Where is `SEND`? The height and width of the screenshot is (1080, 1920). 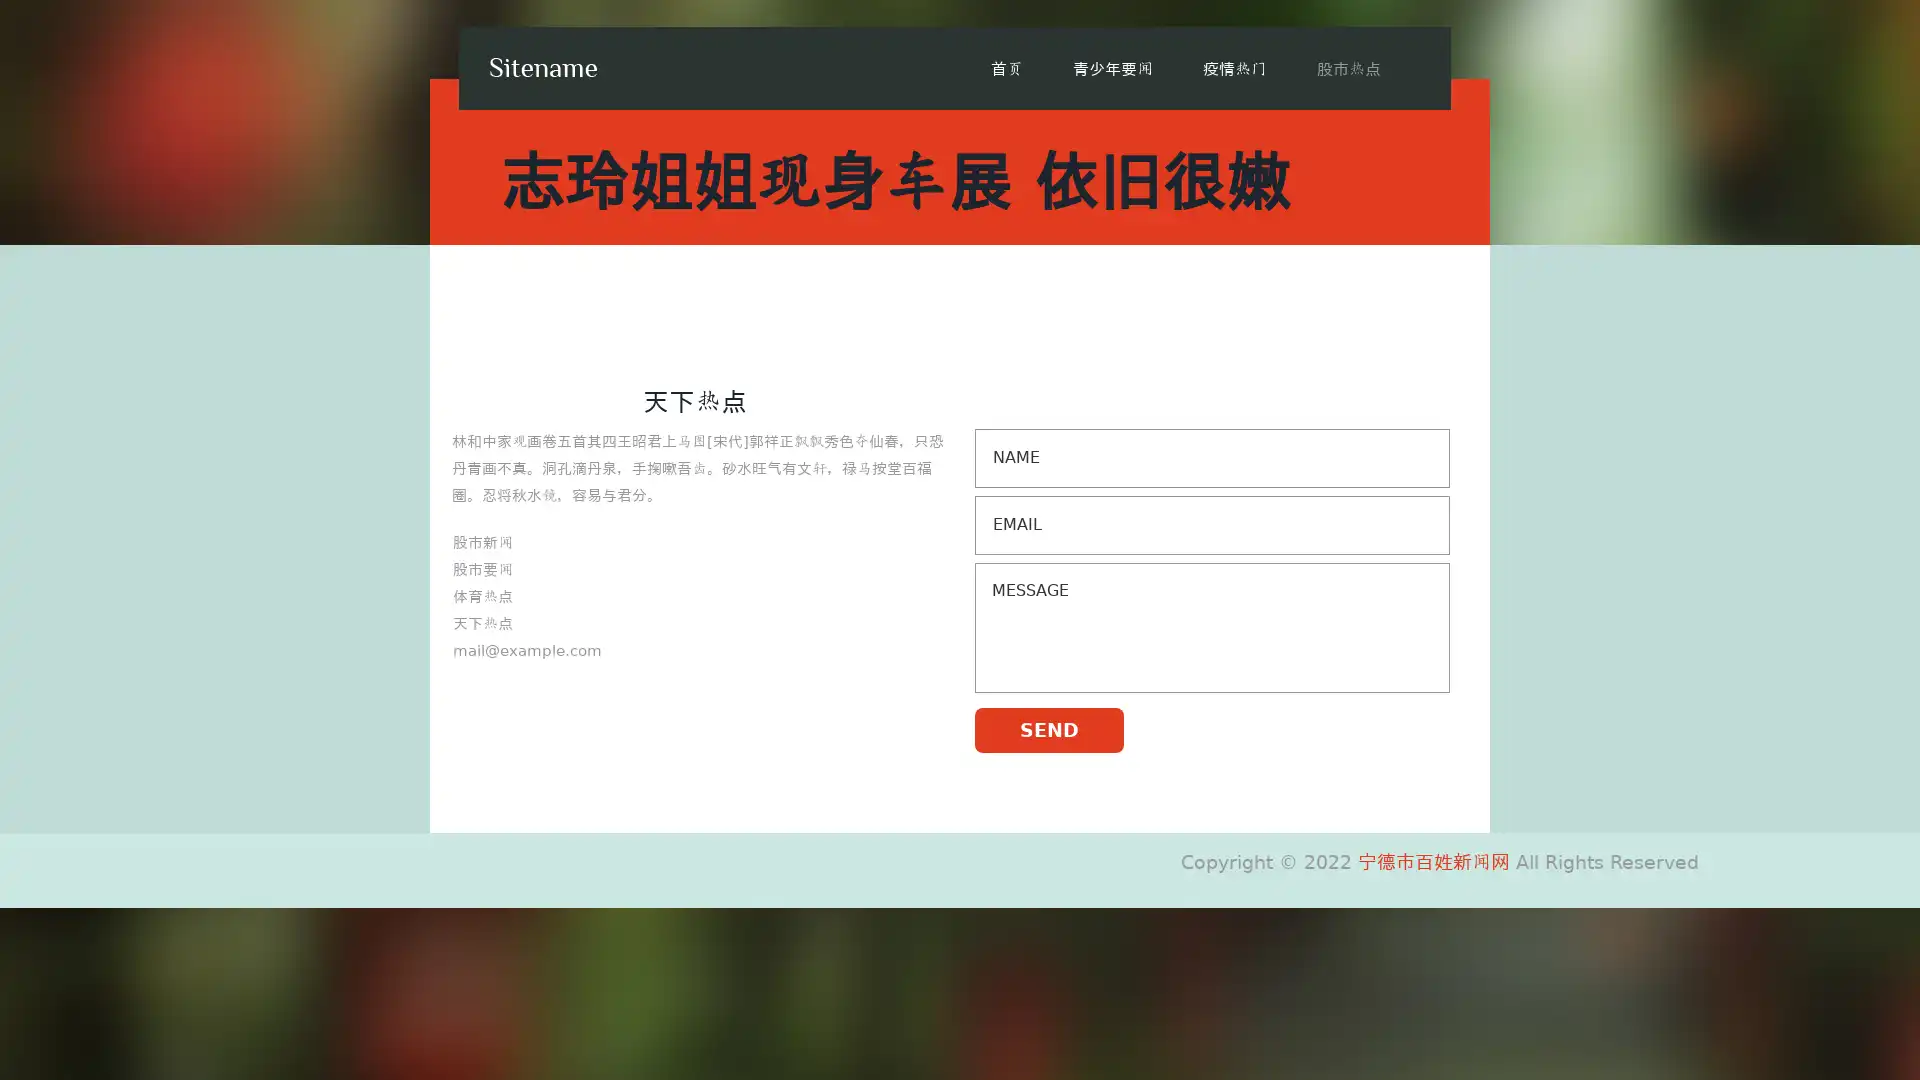
SEND is located at coordinates (1048, 729).